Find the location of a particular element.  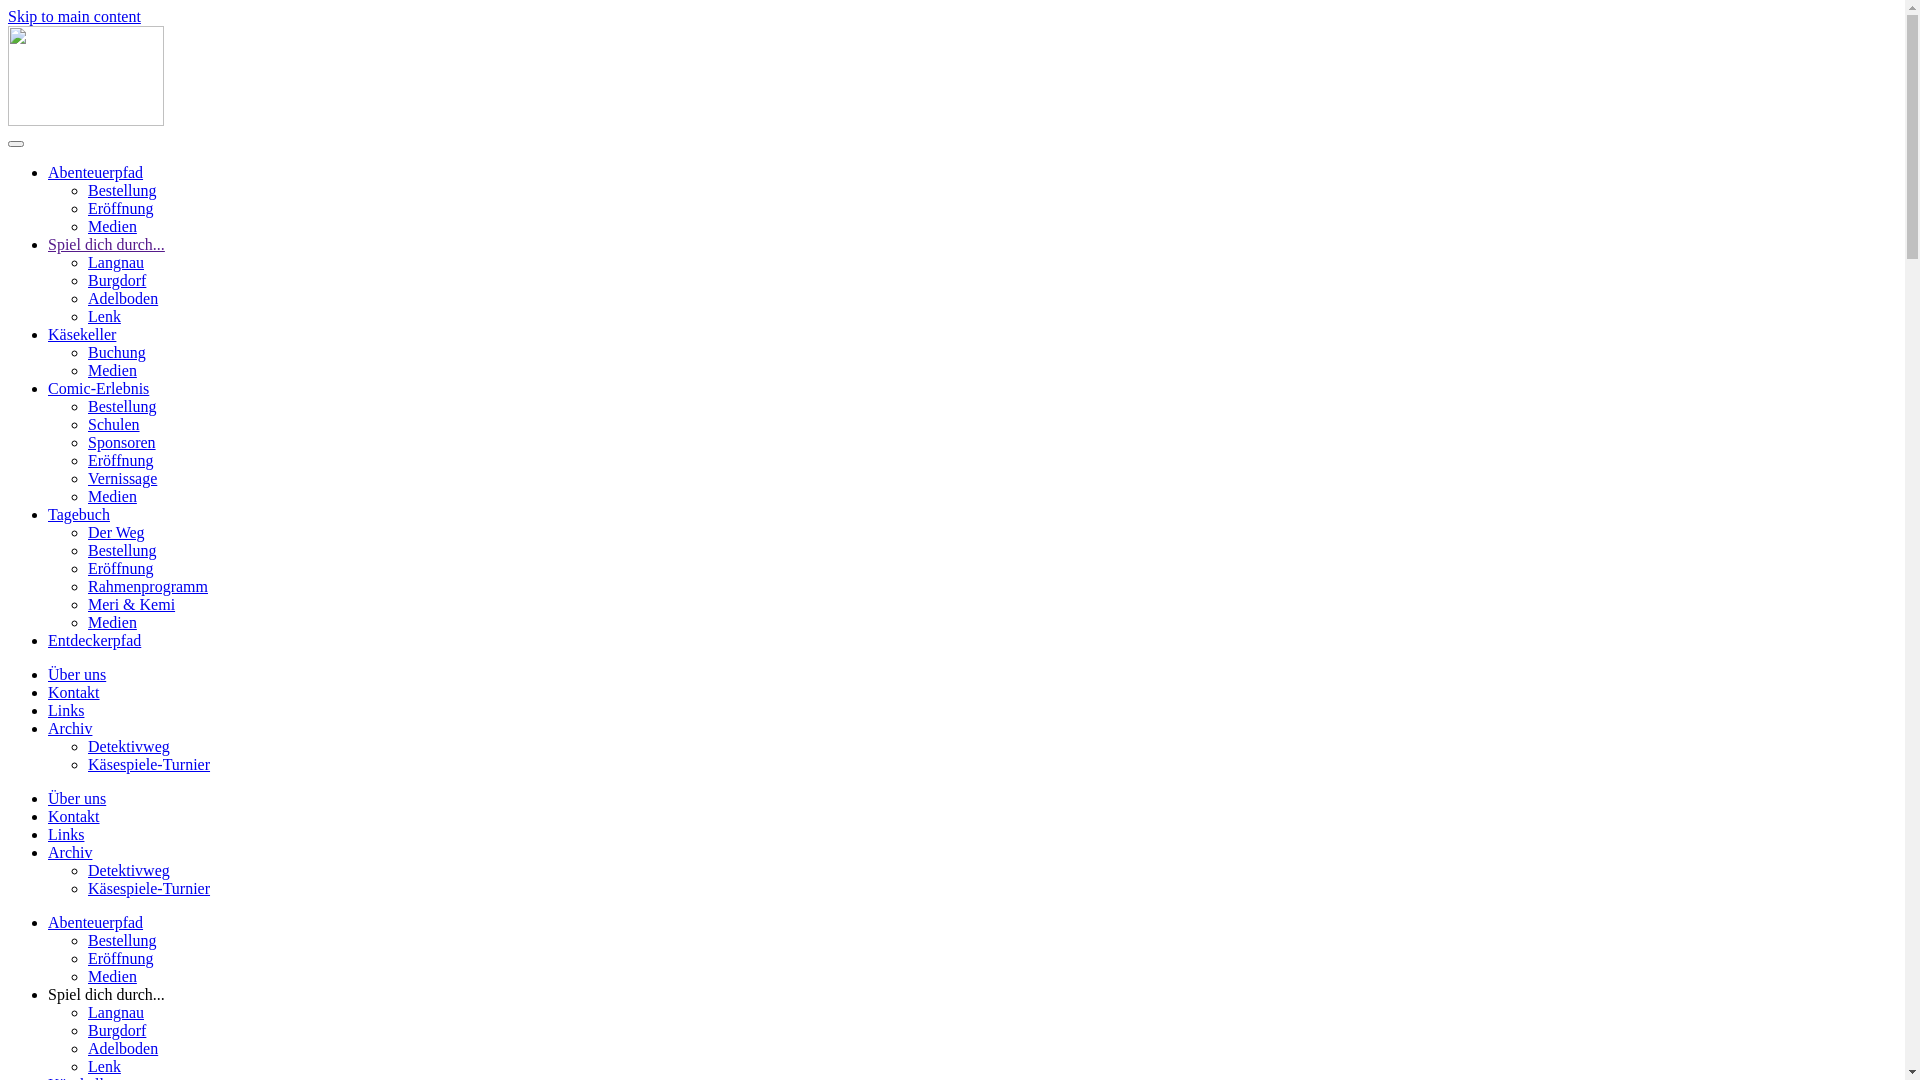

'Langnau' is located at coordinates (114, 1012).